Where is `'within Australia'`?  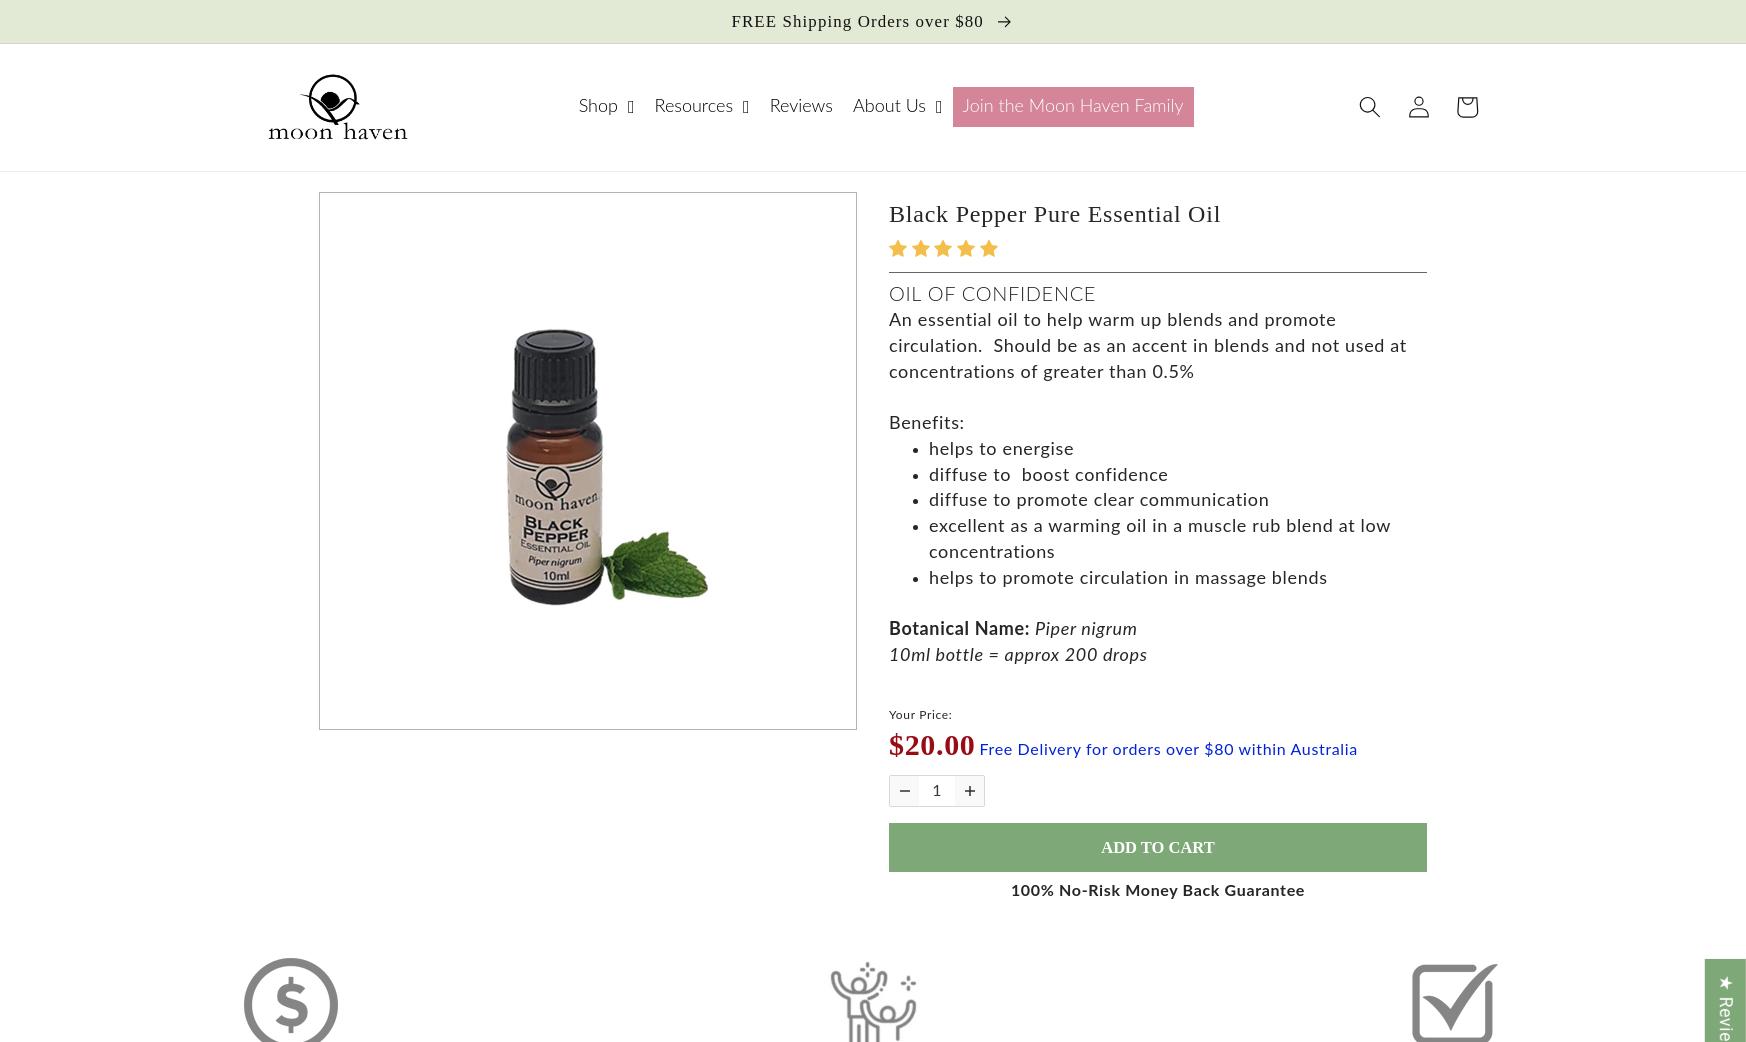 'within Australia' is located at coordinates (1296, 749).